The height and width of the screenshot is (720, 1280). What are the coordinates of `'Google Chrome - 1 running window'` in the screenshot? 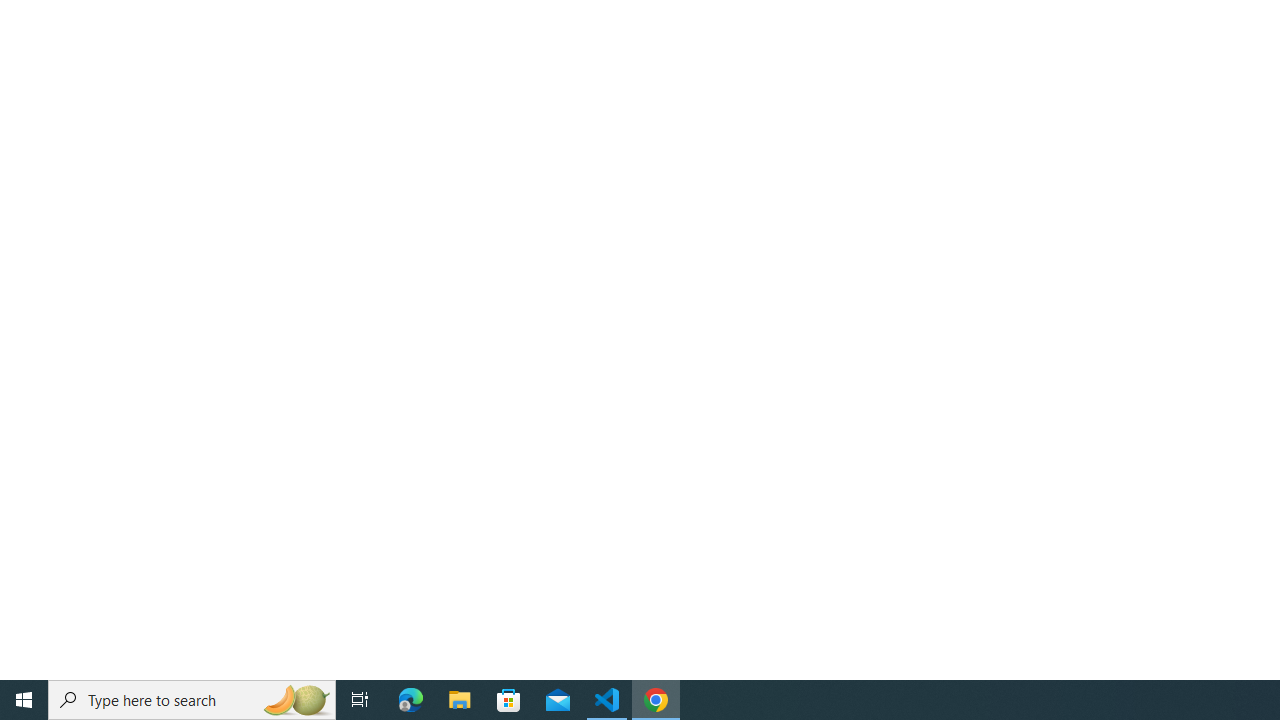 It's located at (656, 698).